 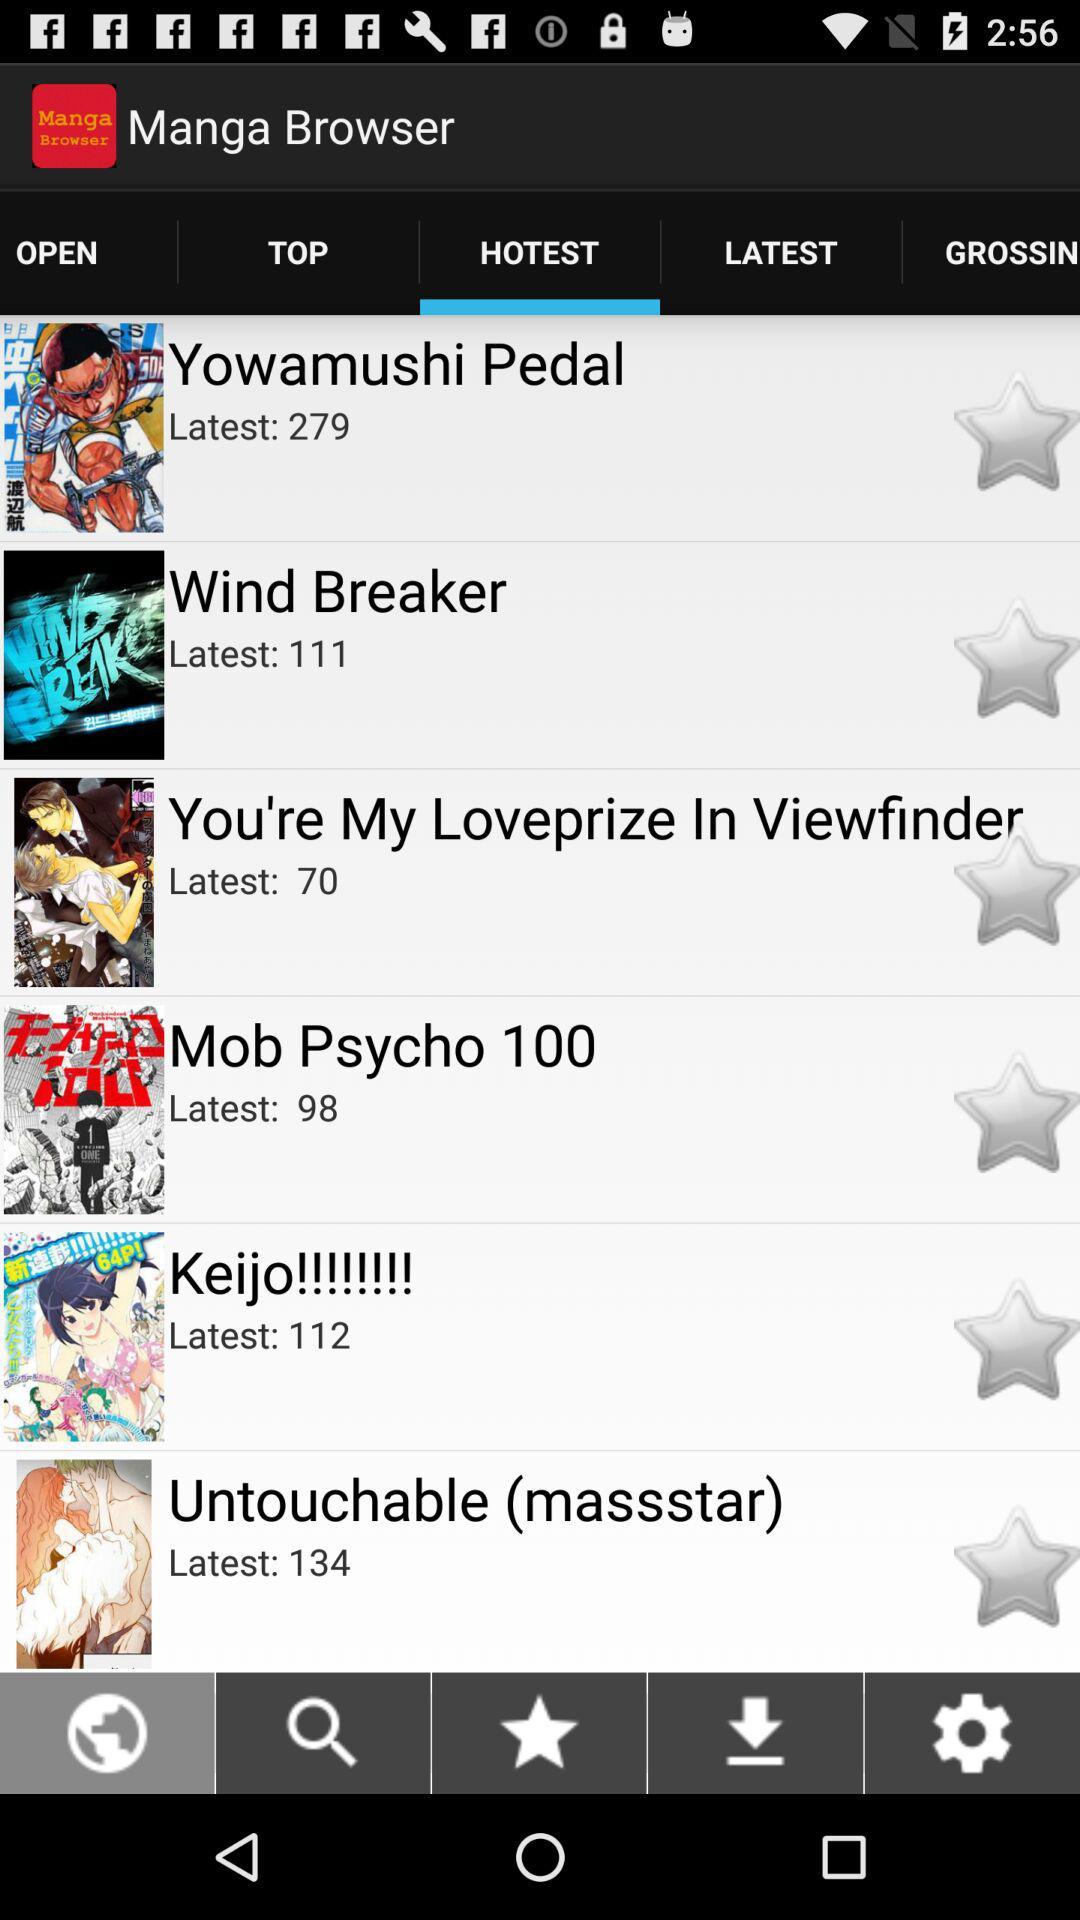 What do you see at coordinates (623, 361) in the screenshot?
I see `the yowamushi pedal` at bounding box center [623, 361].